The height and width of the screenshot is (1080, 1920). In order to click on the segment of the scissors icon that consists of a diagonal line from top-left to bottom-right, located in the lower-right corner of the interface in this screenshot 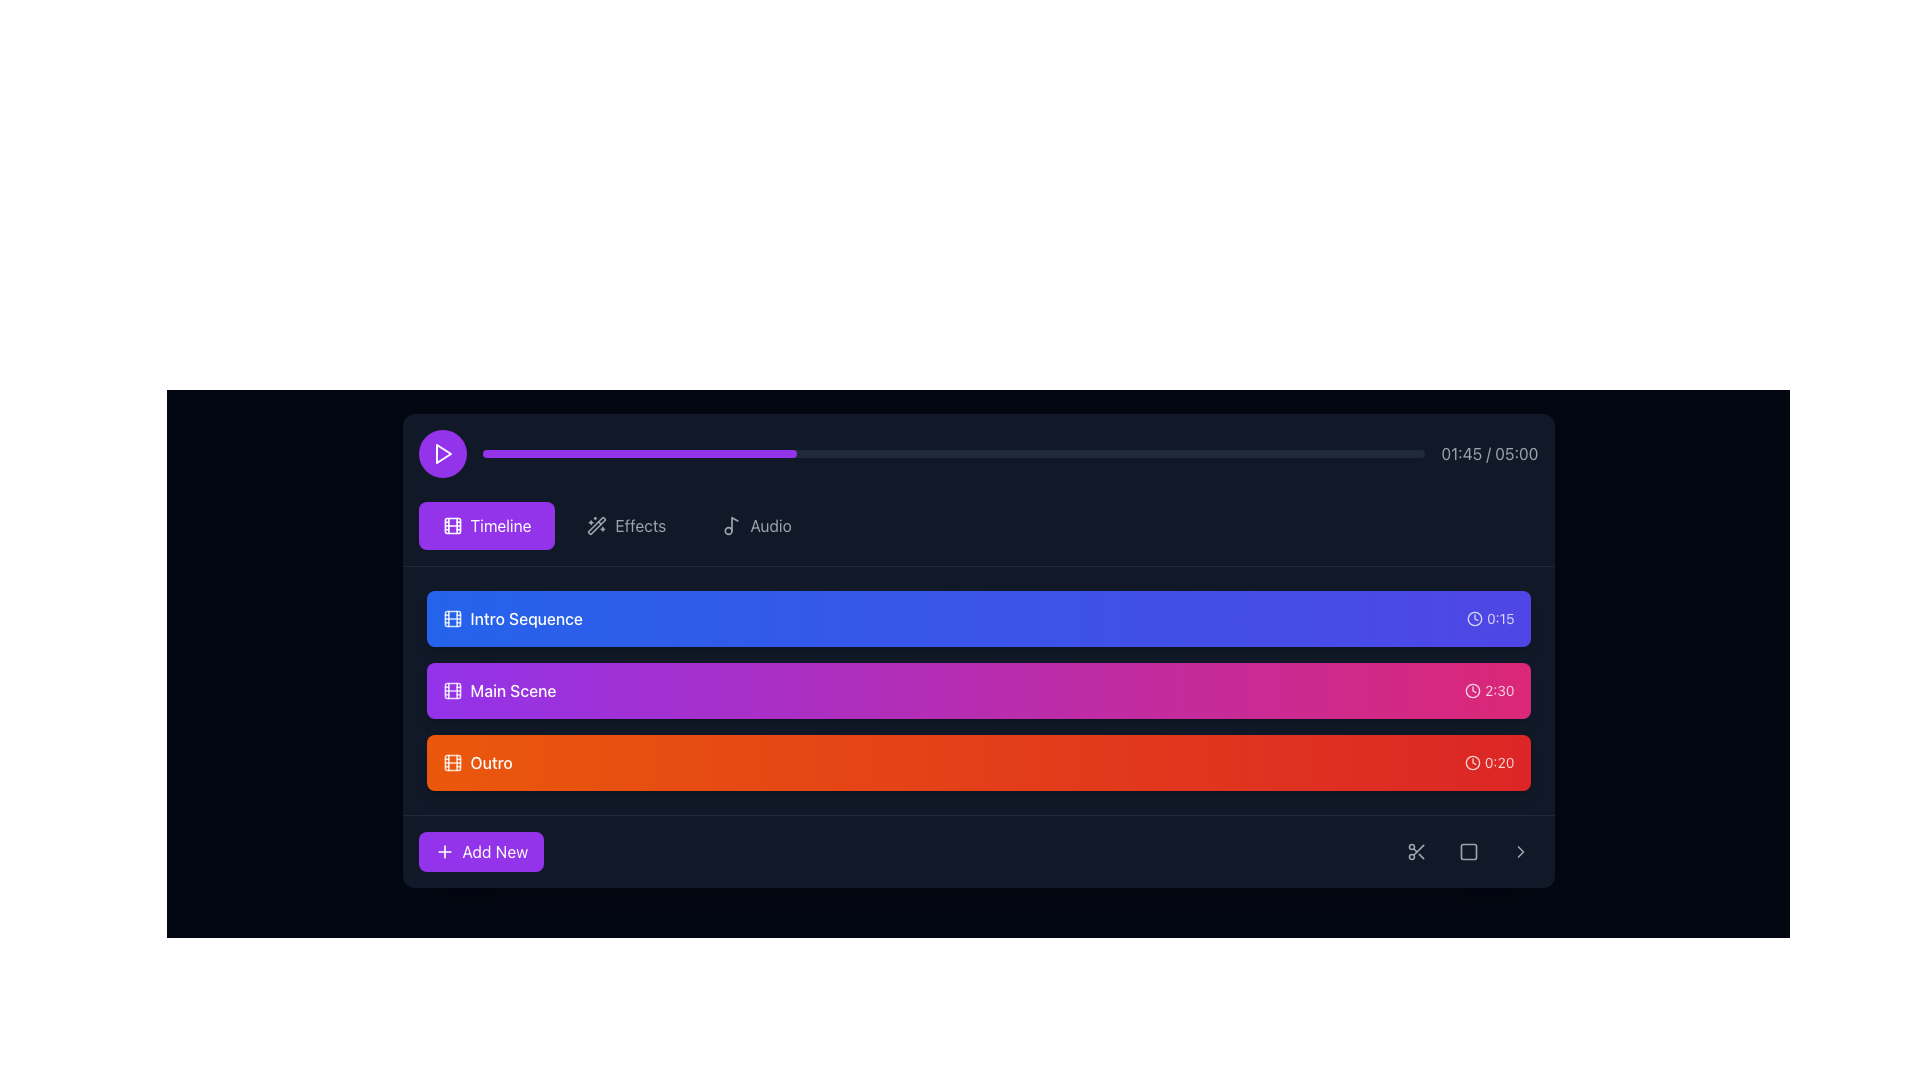, I will do `click(1417, 850)`.